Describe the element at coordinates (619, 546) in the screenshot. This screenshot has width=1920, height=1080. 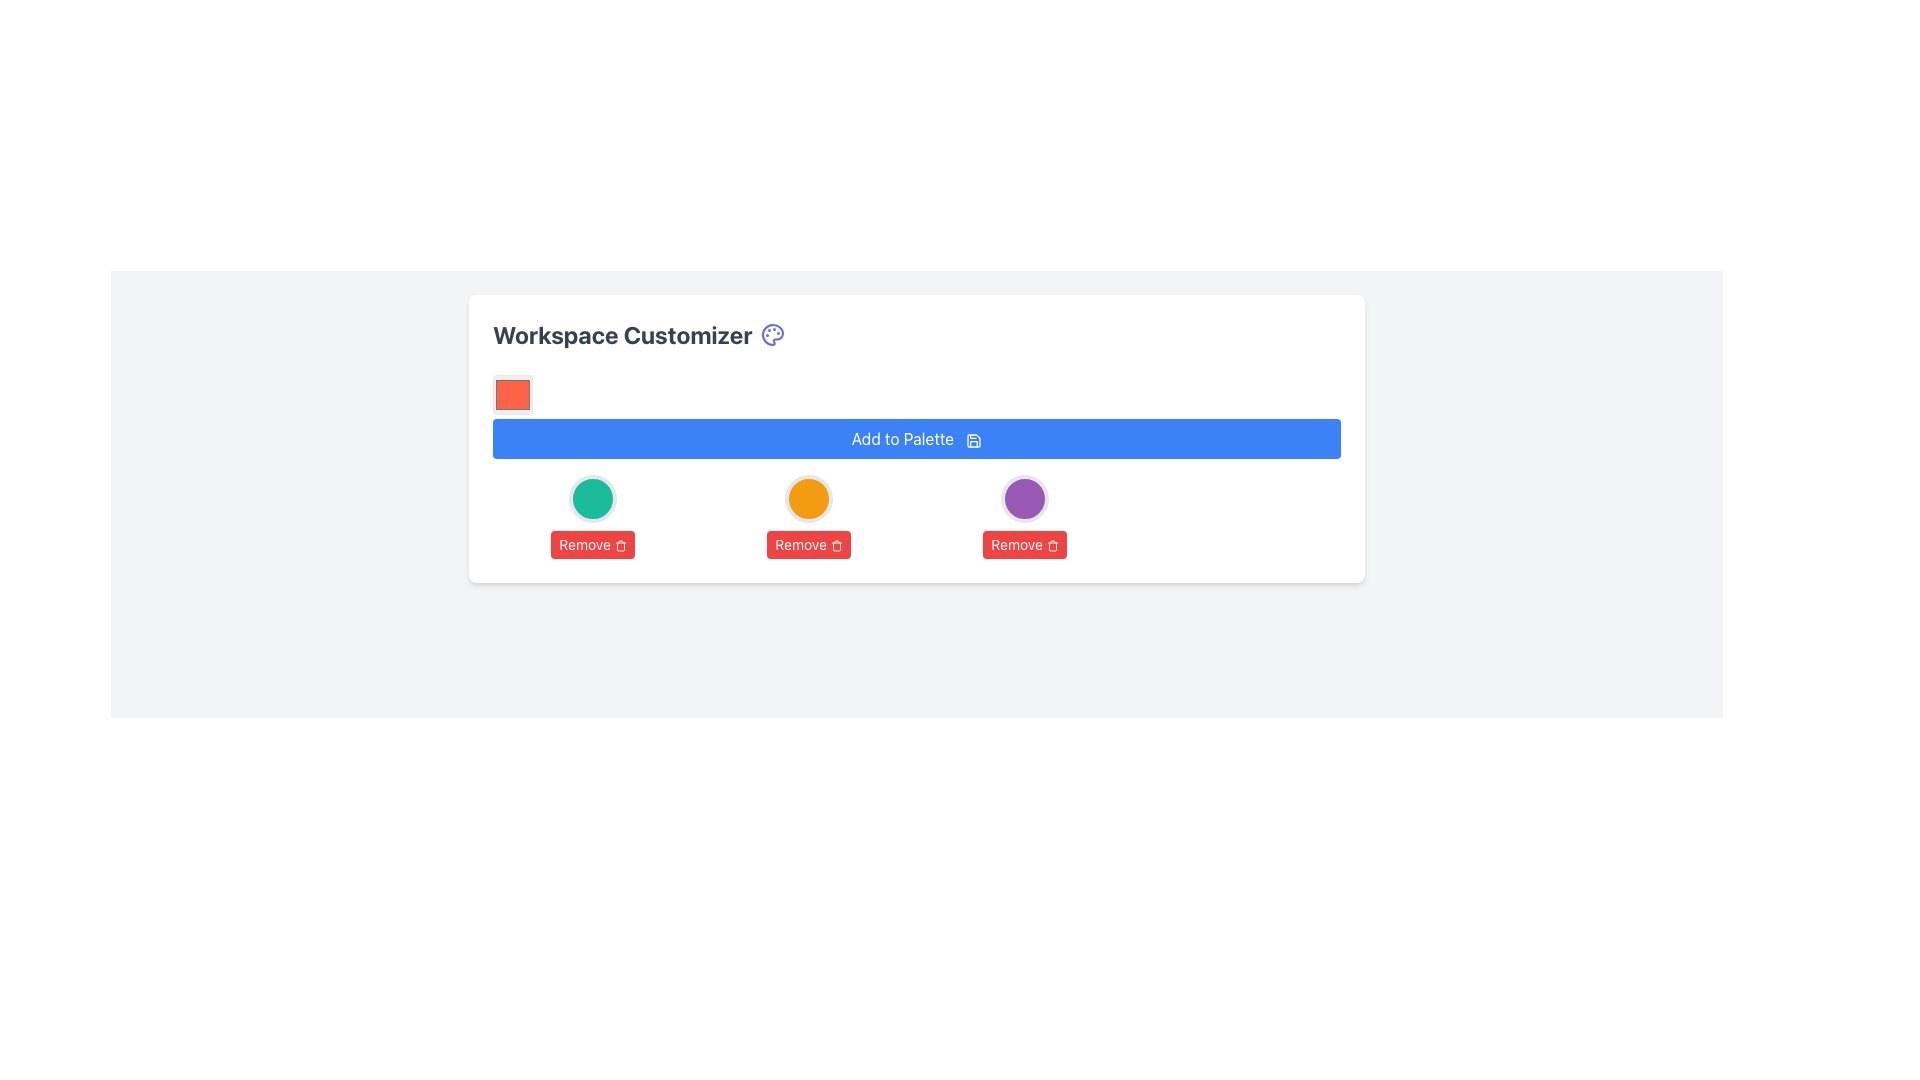
I see `the trash can SVG icon located within the red 'Remove' button, positioned to the left within a group of three buttons` at that location.